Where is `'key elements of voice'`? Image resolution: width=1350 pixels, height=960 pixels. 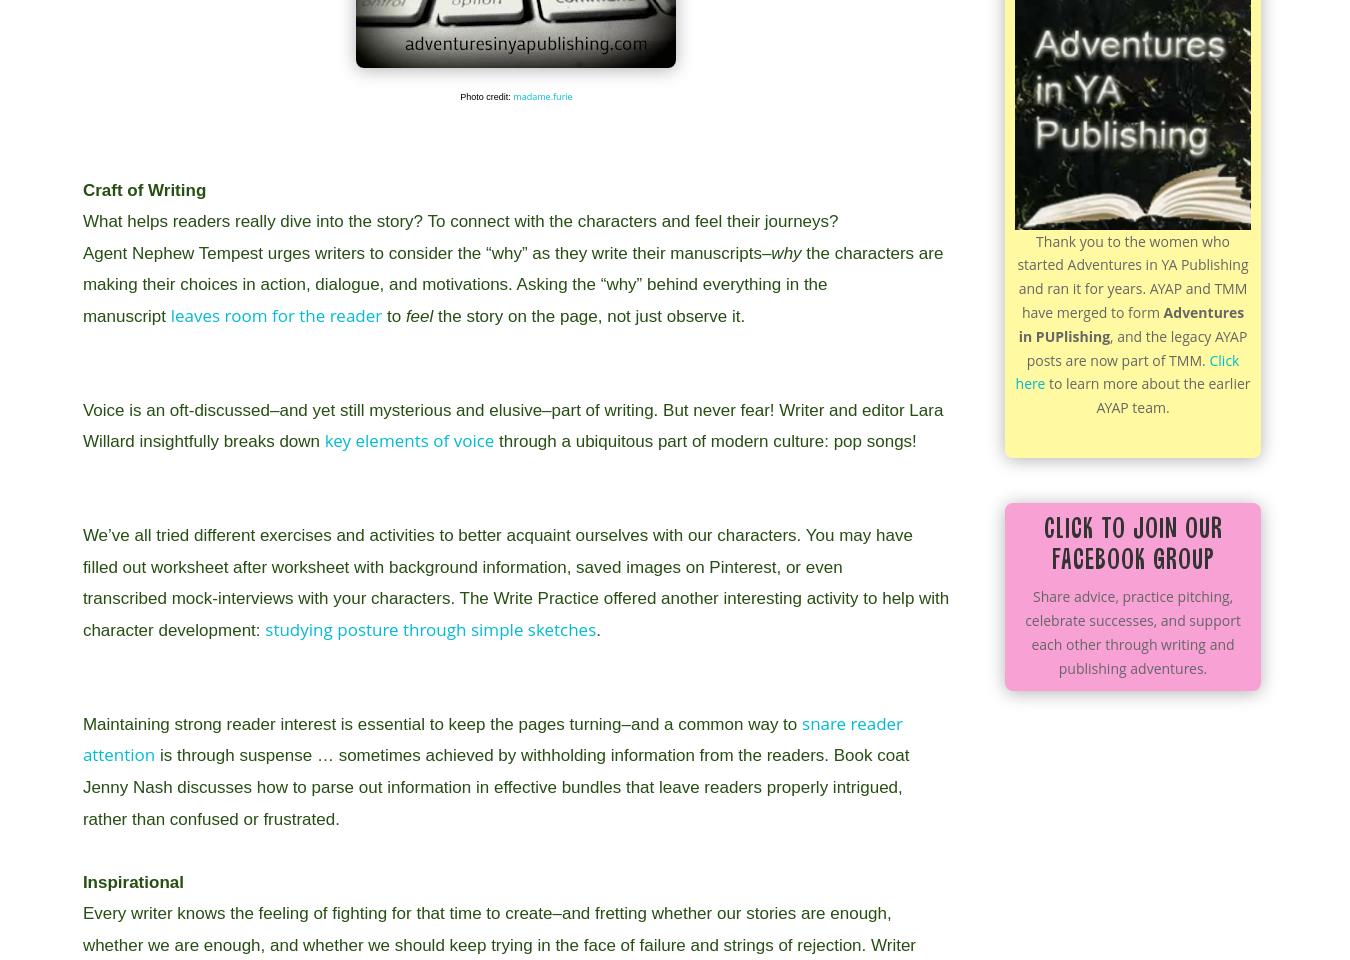 'key elements of voice' is located at coordinates (409, 440).